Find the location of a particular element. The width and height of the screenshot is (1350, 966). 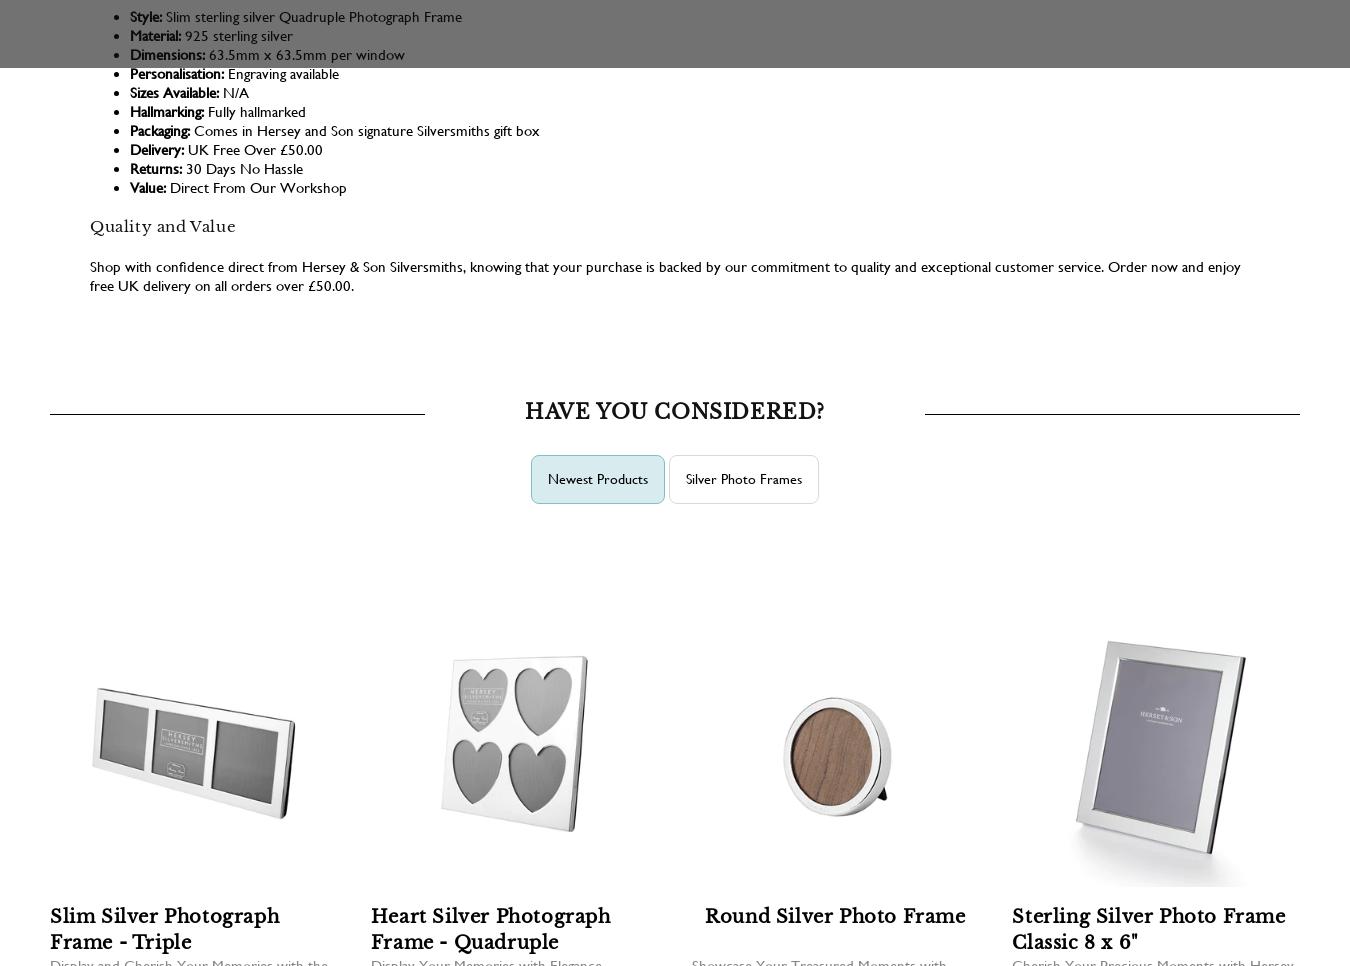

'Direct From Our Workshop' is located at coordinates (255, 187).